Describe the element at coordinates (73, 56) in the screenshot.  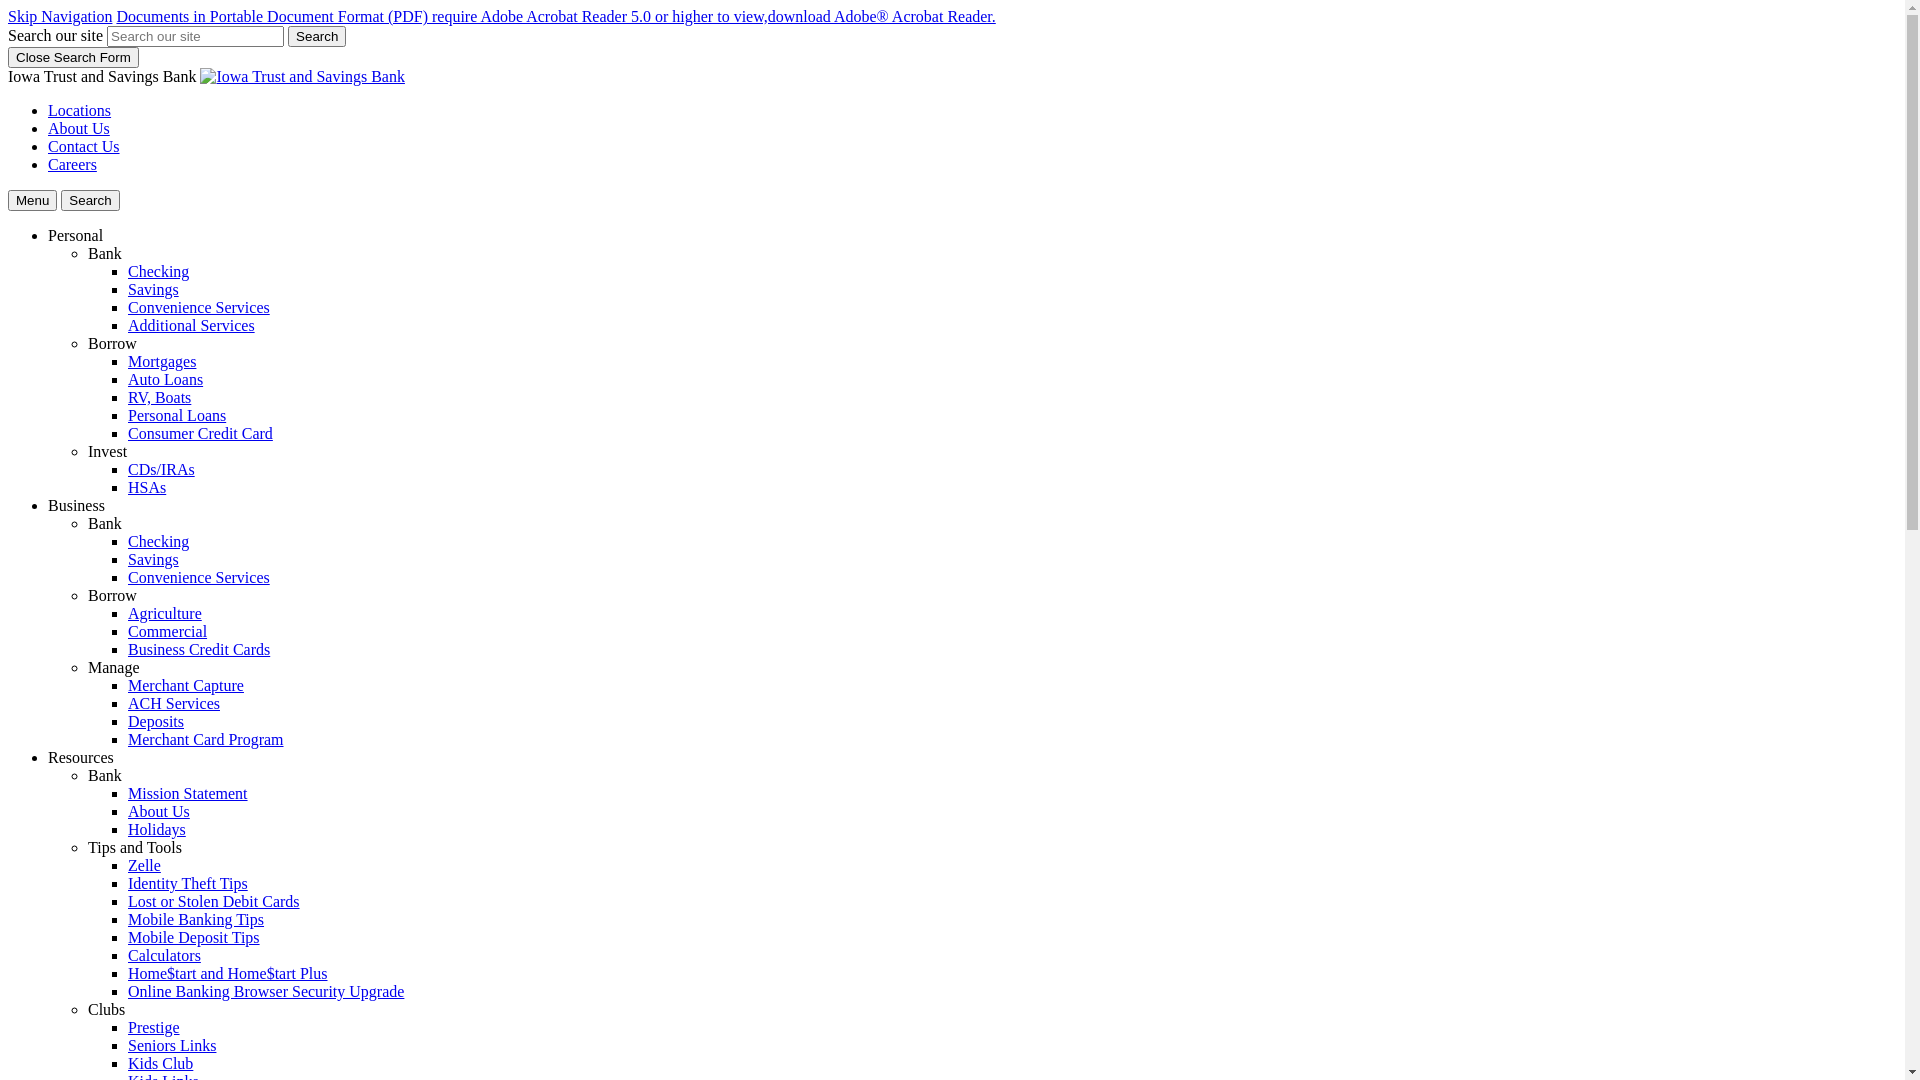
I see `'Close Search Form'` at that location.